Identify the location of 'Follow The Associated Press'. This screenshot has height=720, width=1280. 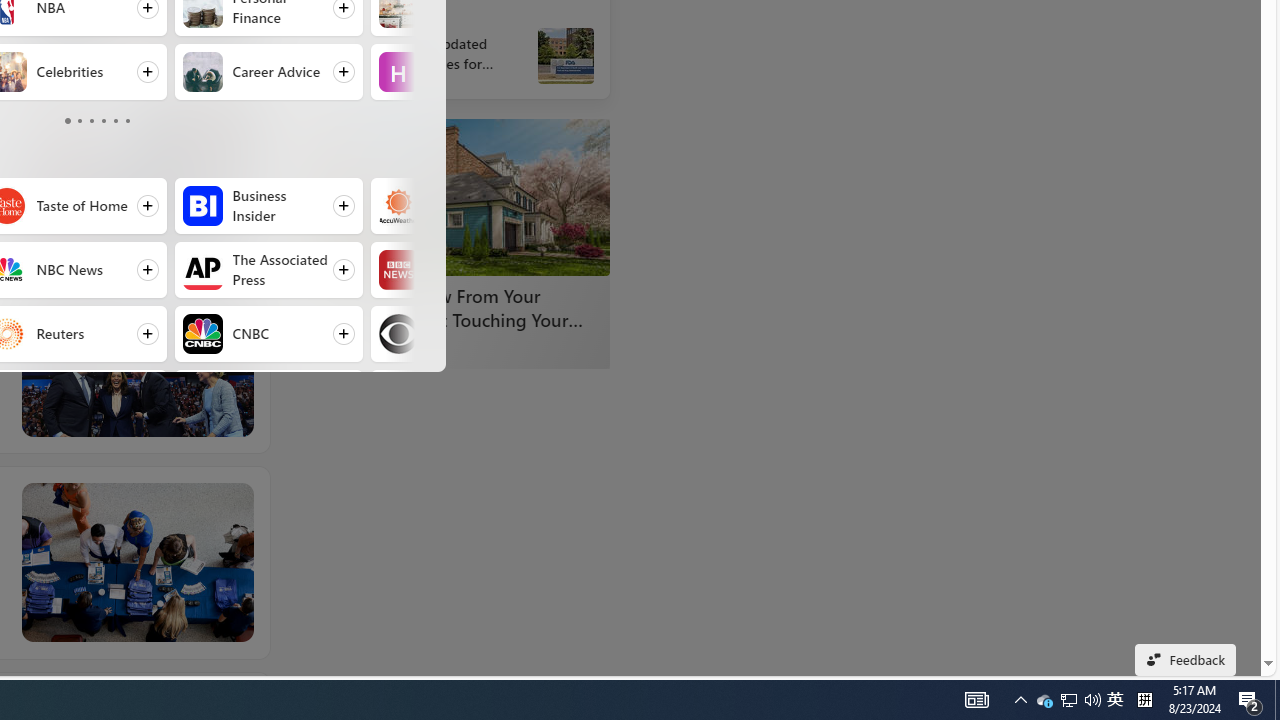
(267, 270).